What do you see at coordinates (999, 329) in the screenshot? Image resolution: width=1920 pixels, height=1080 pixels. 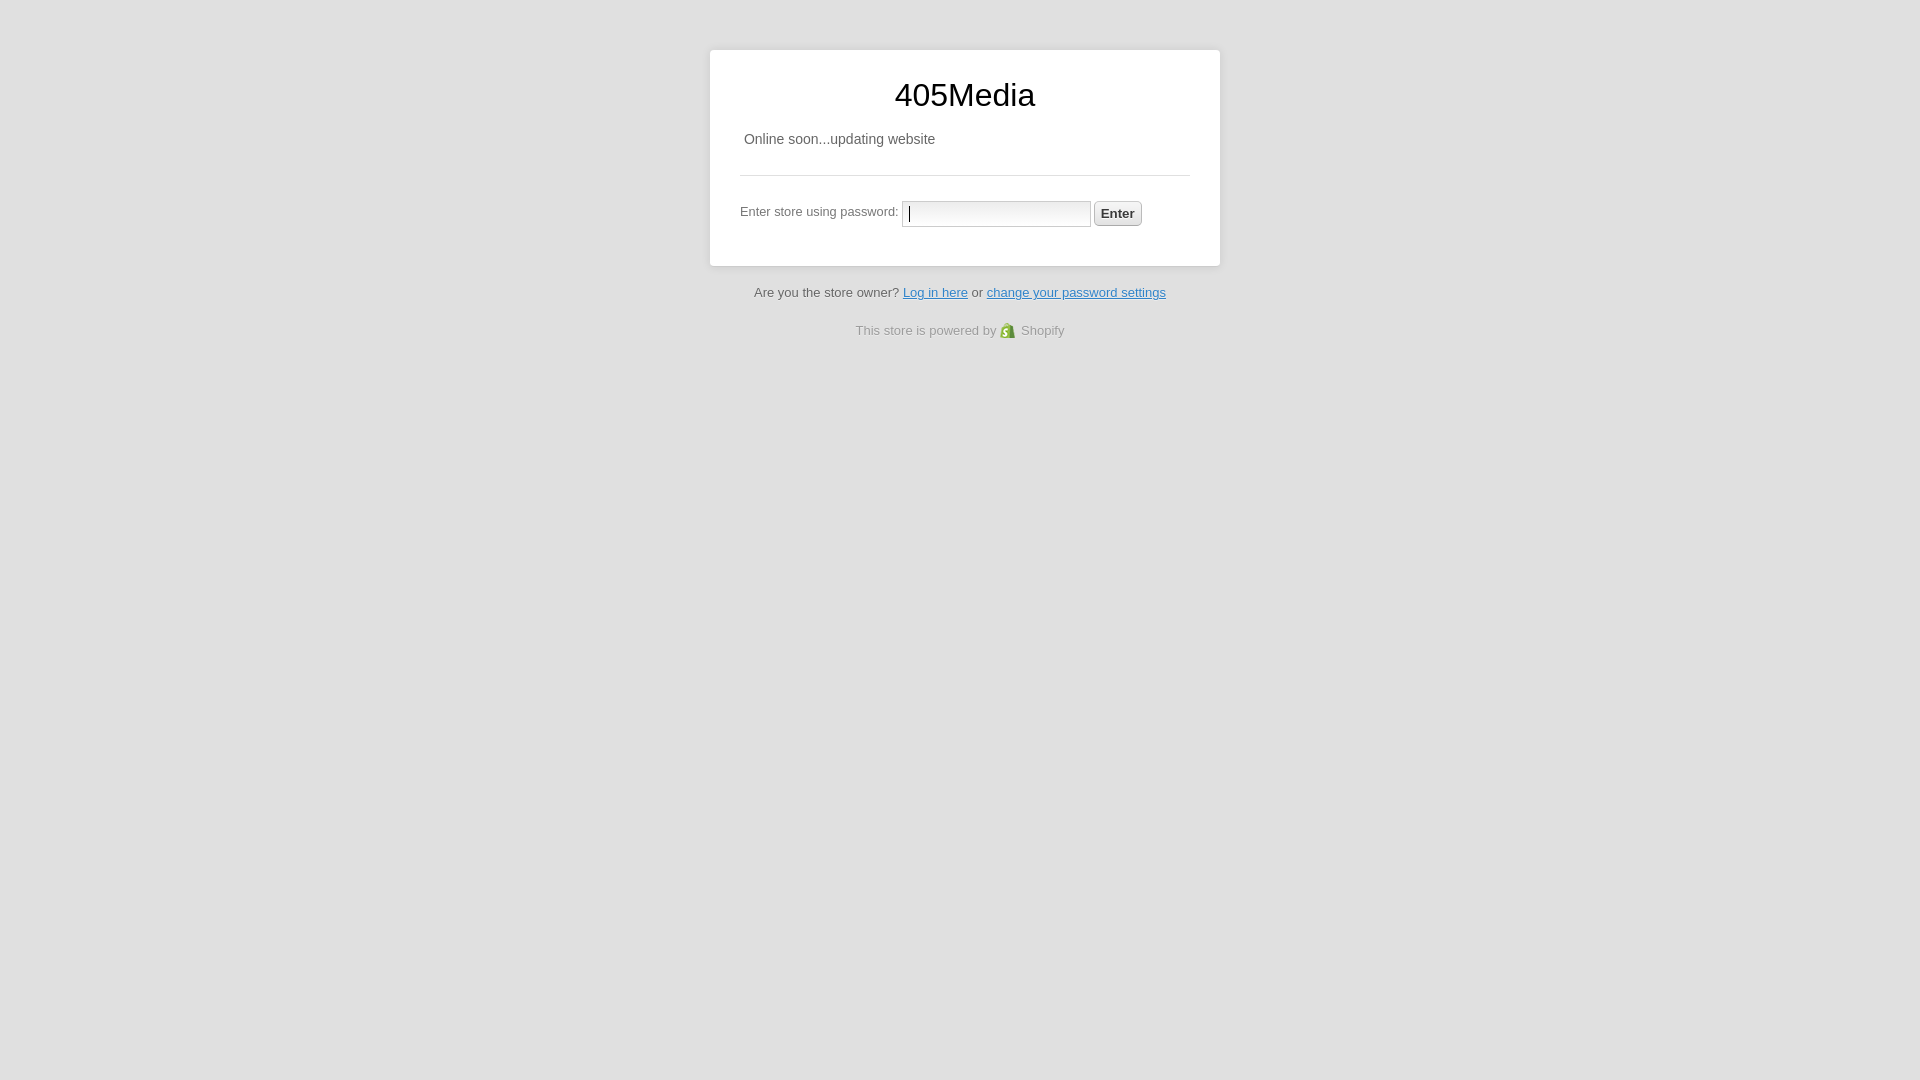 I see `'Shopify'` at bounding box center [999, 329].